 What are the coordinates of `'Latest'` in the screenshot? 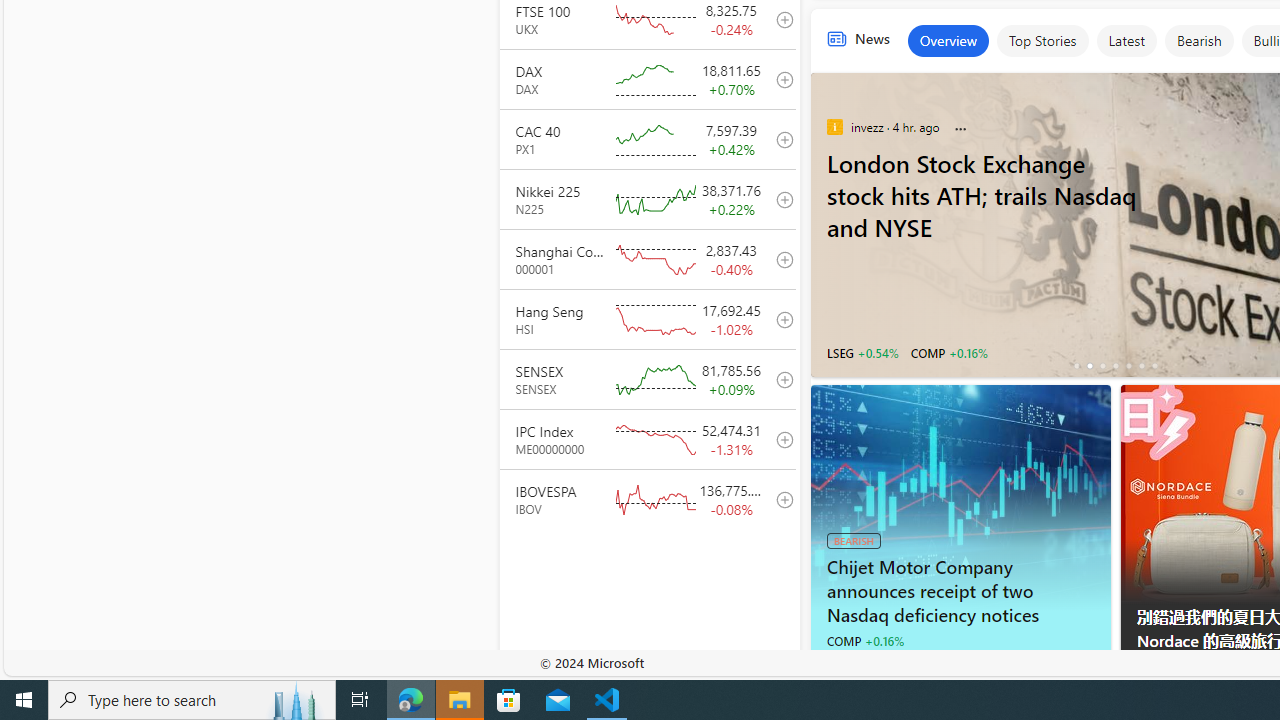 It's located at (1126, 41).